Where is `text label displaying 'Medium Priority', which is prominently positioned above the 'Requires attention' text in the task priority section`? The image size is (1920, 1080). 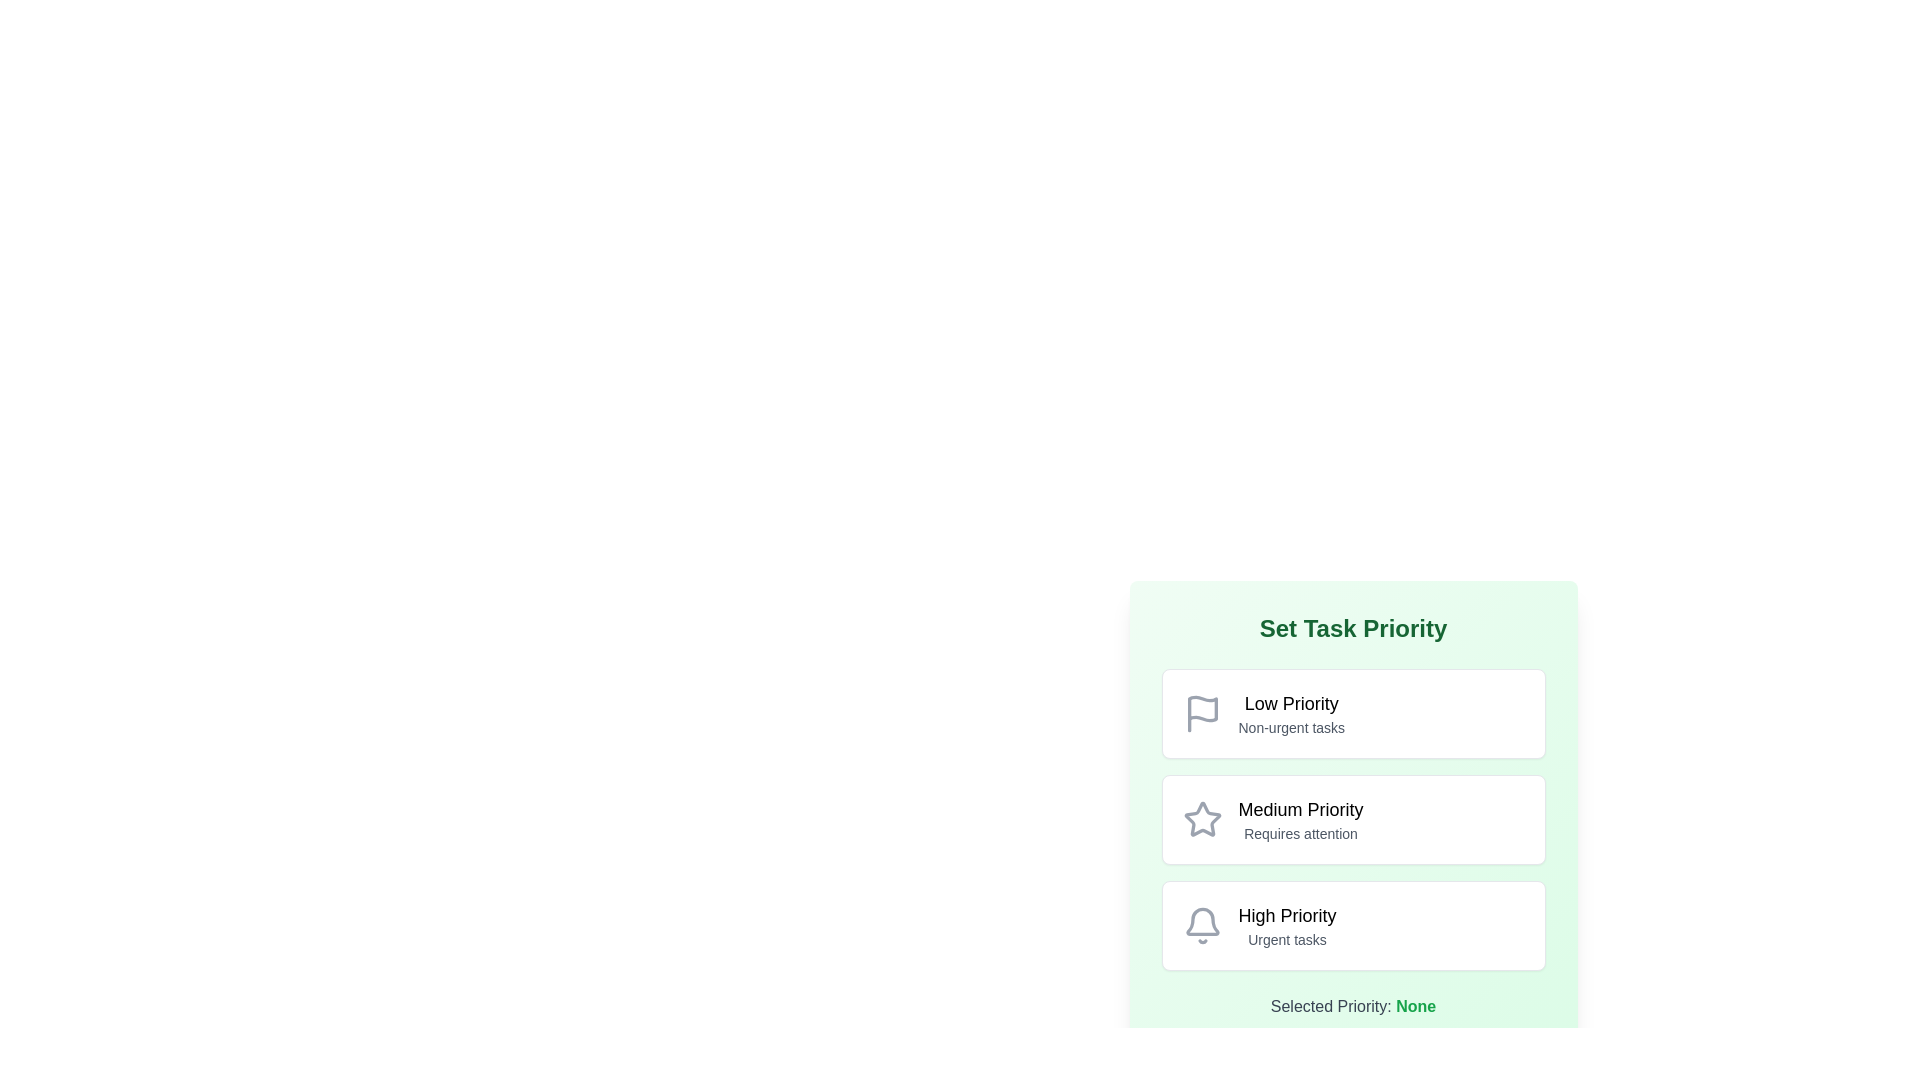 text label displaying 'Medium Priority', which is prominently positioned above the 'Requires attention' text in the task priority section is located at coordinates (1300, 810).